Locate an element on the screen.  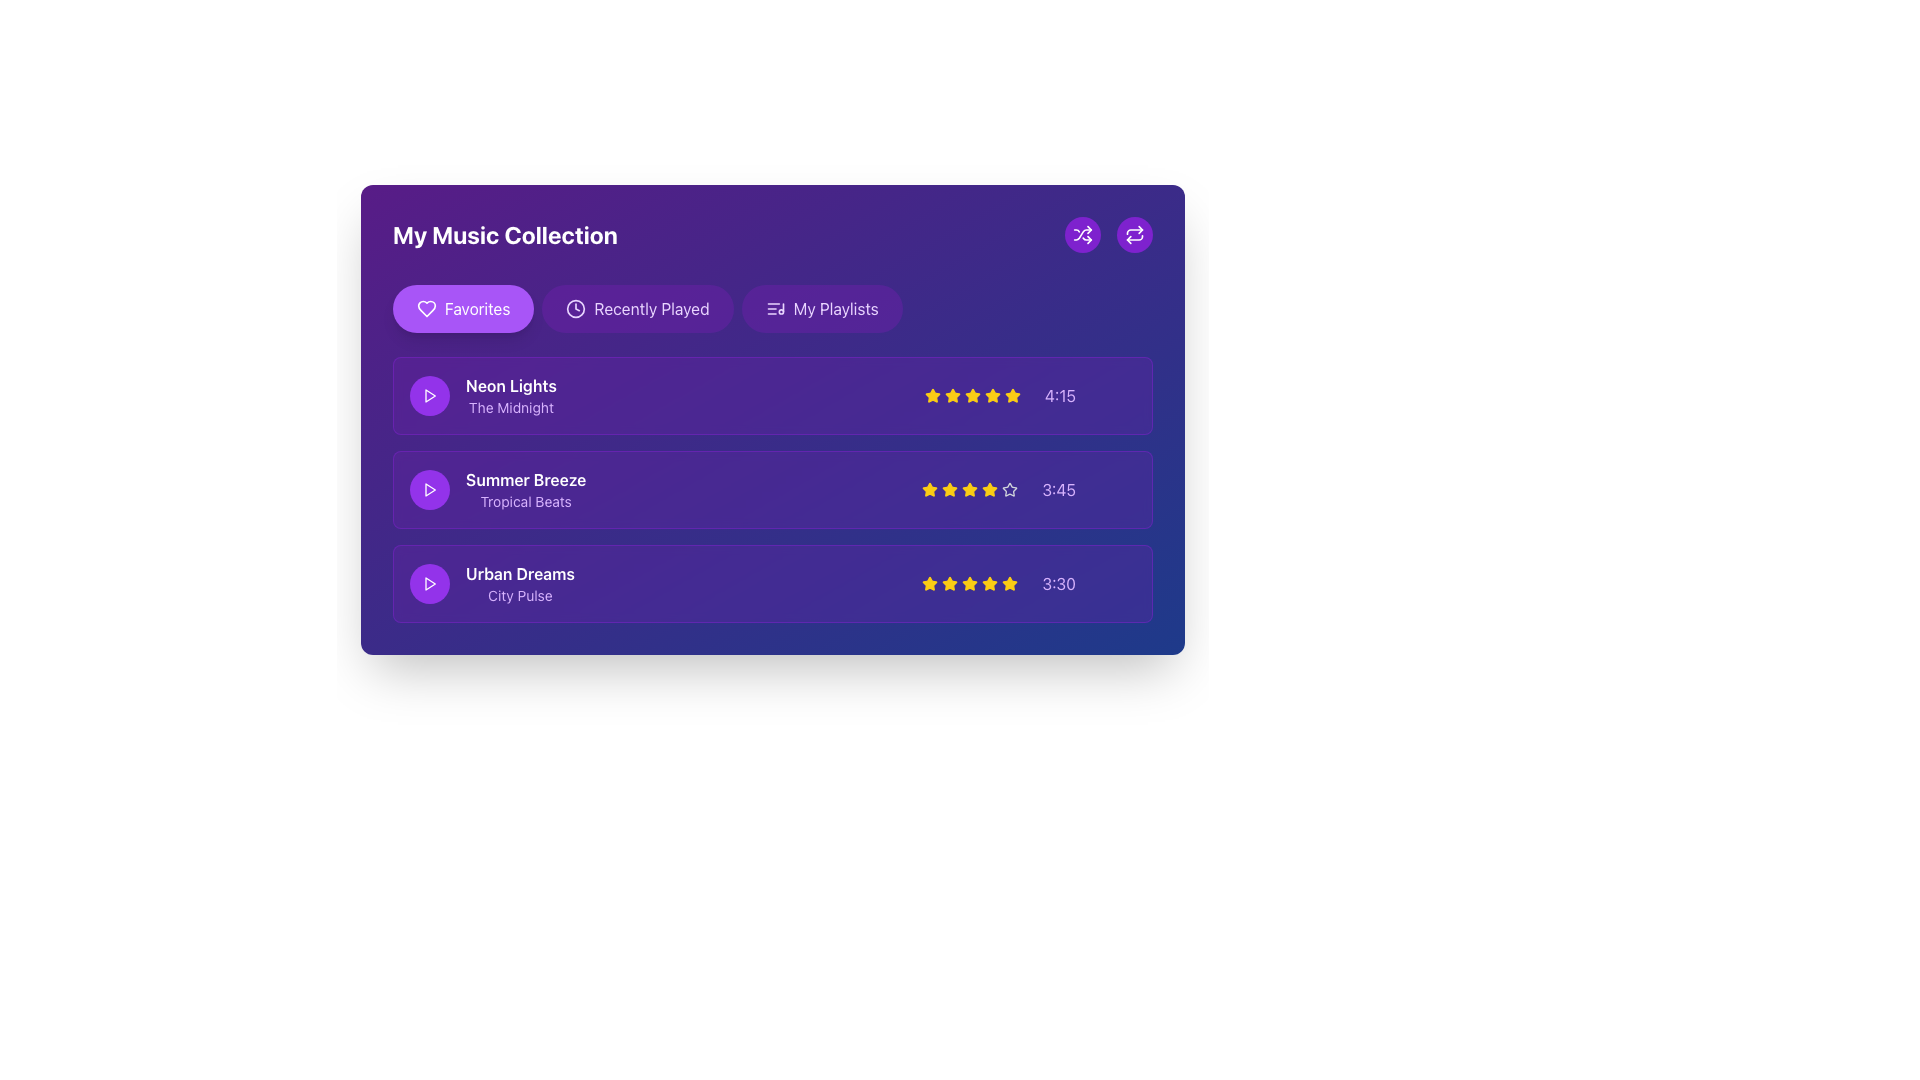
the third star icon in the rating section of the 'Urban Dreams' music entry is located at coordinates (949, 583).